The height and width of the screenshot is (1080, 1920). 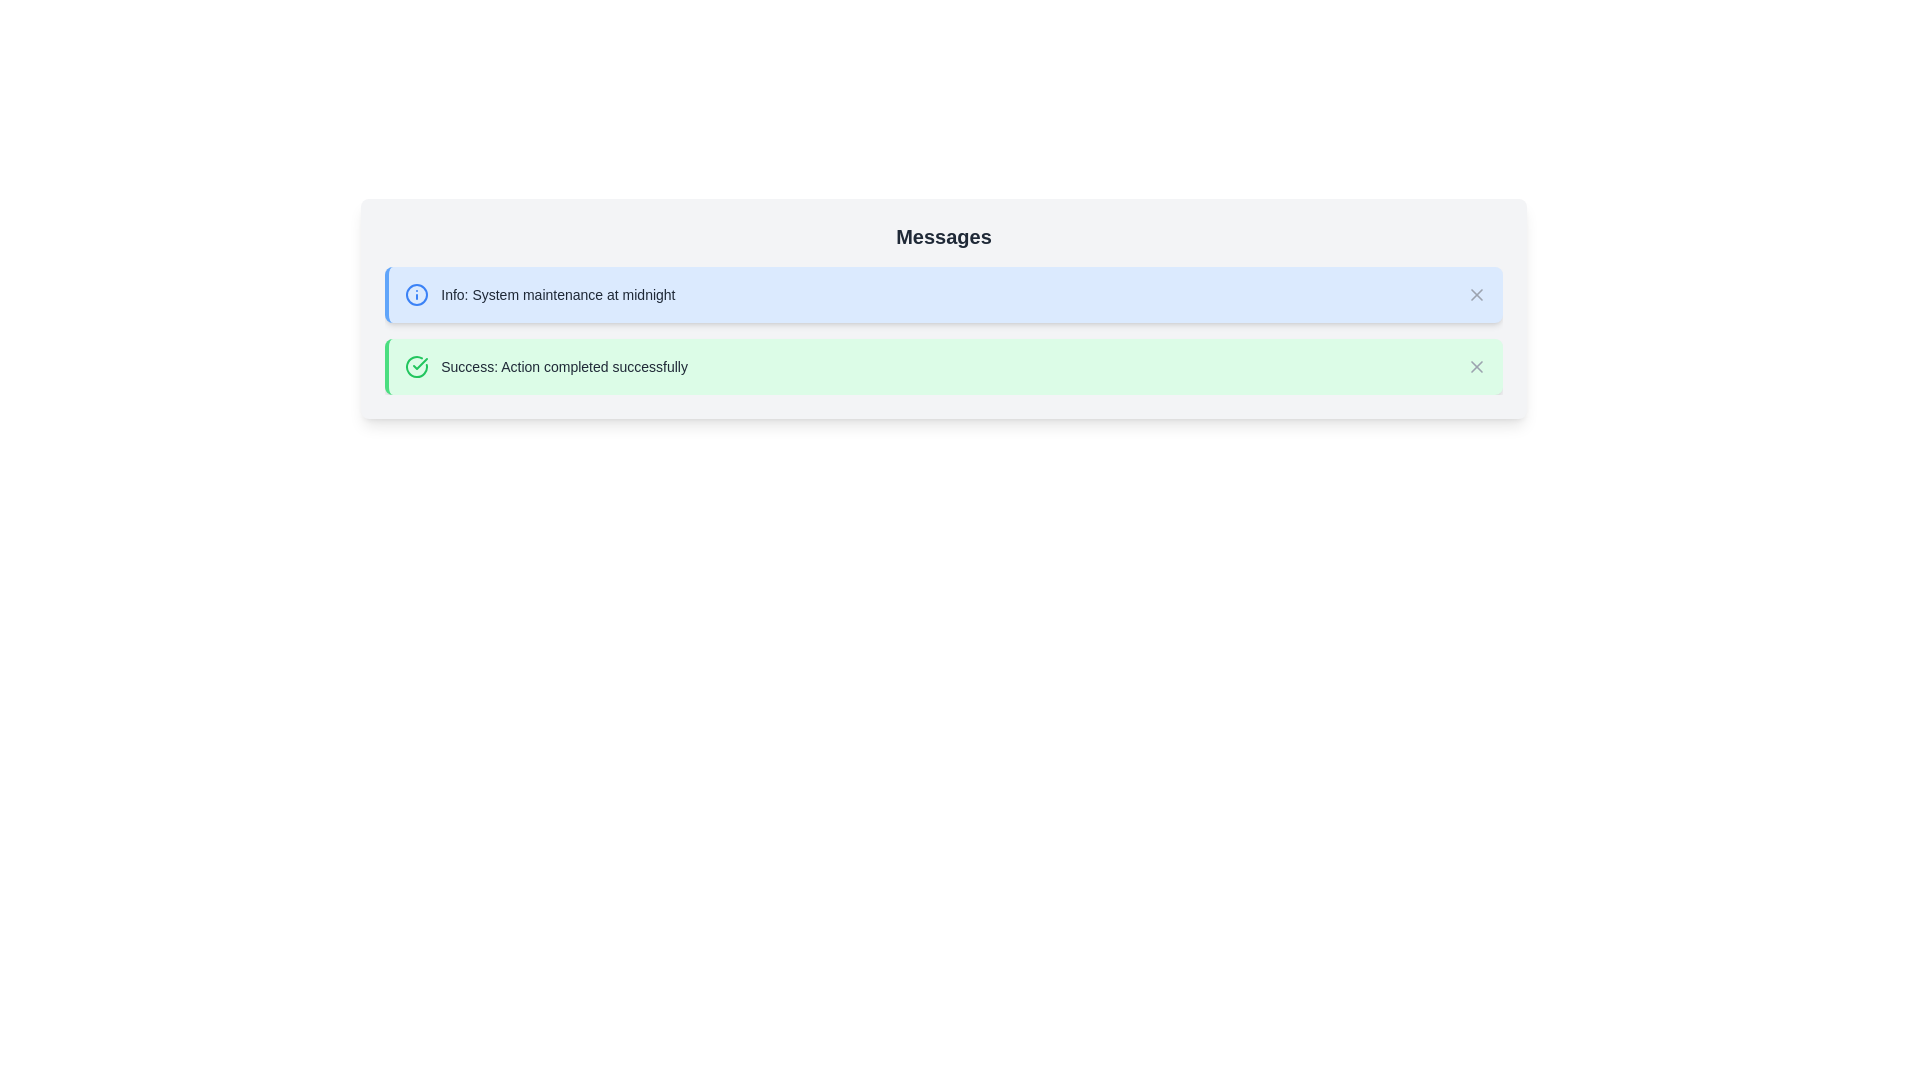 I want to click on the circular green icon with a checkmark inside, located in the success notification bar preceding the text 'Success: Action completed successfully.', so click(x=416, y=366).